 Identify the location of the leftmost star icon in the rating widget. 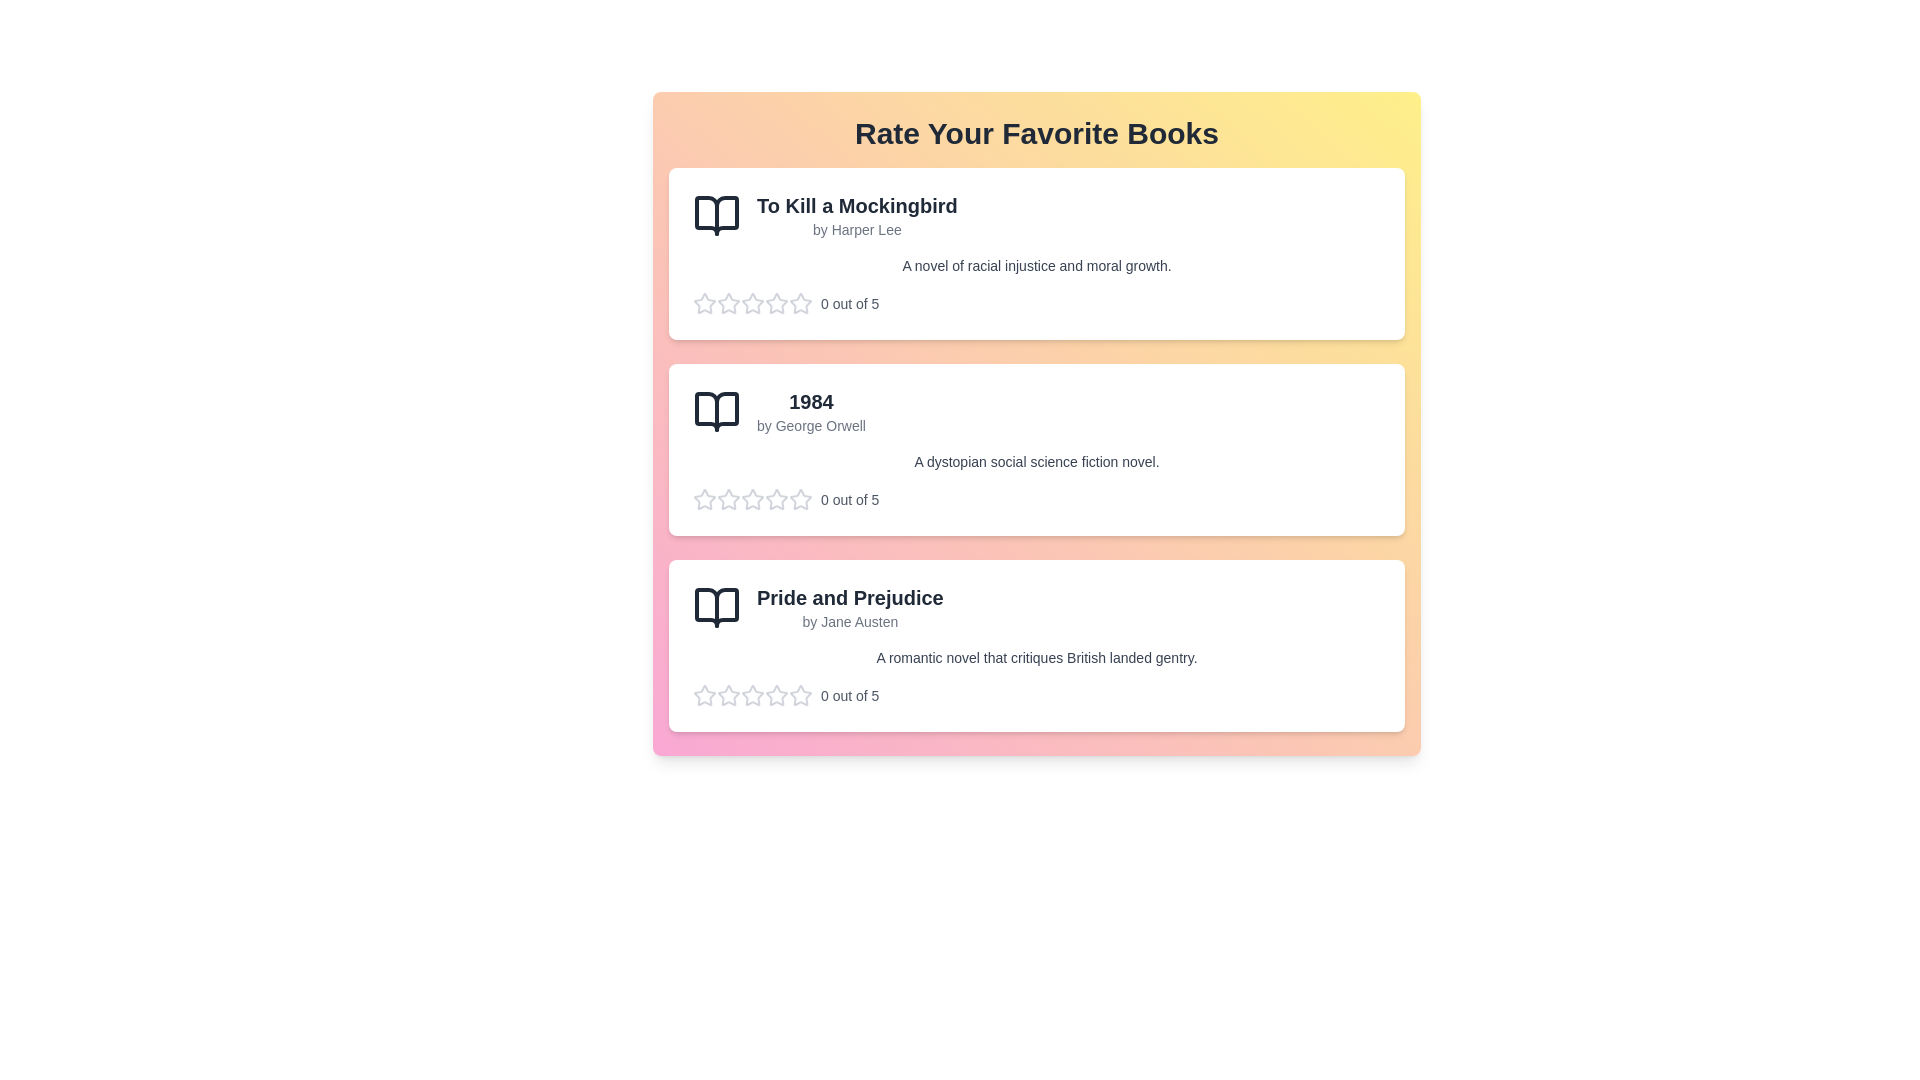
(705, 498).